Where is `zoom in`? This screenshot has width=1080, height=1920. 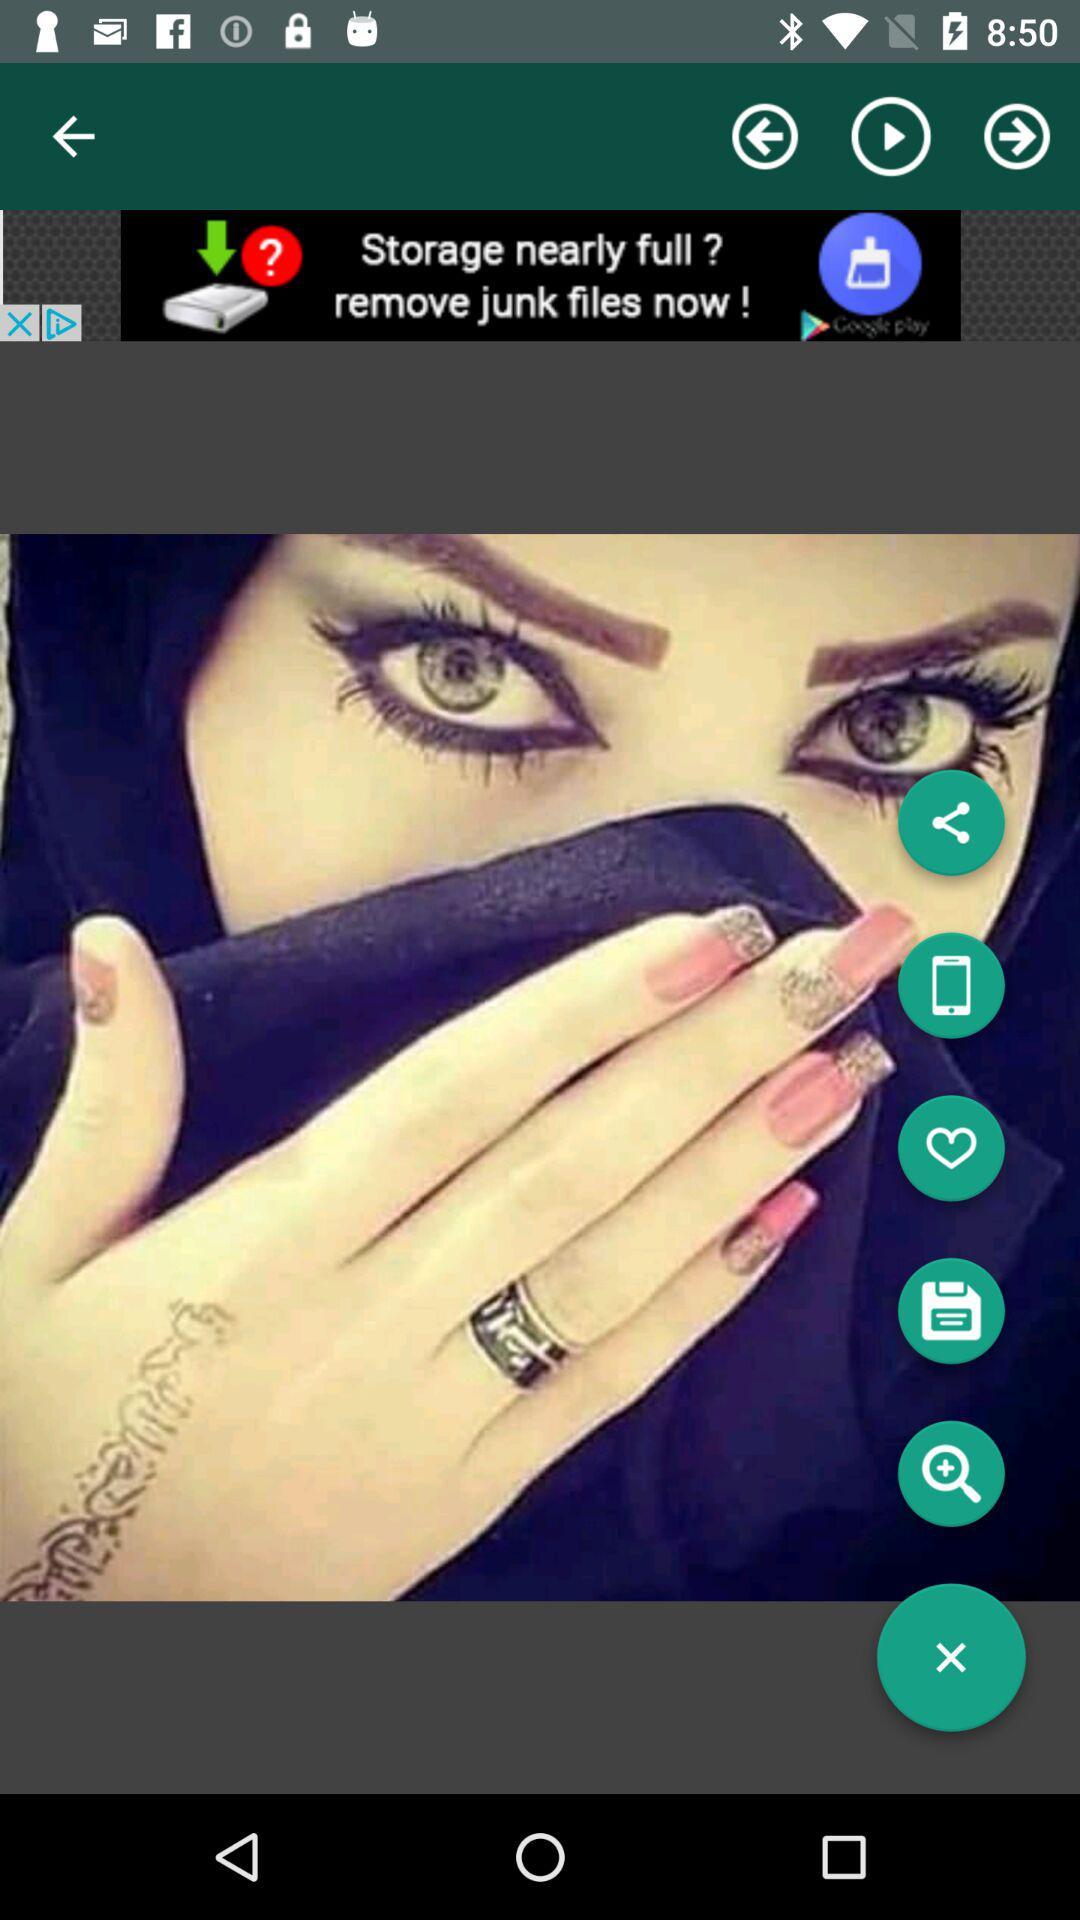
zoom in is located at coordinates (950, 1481).